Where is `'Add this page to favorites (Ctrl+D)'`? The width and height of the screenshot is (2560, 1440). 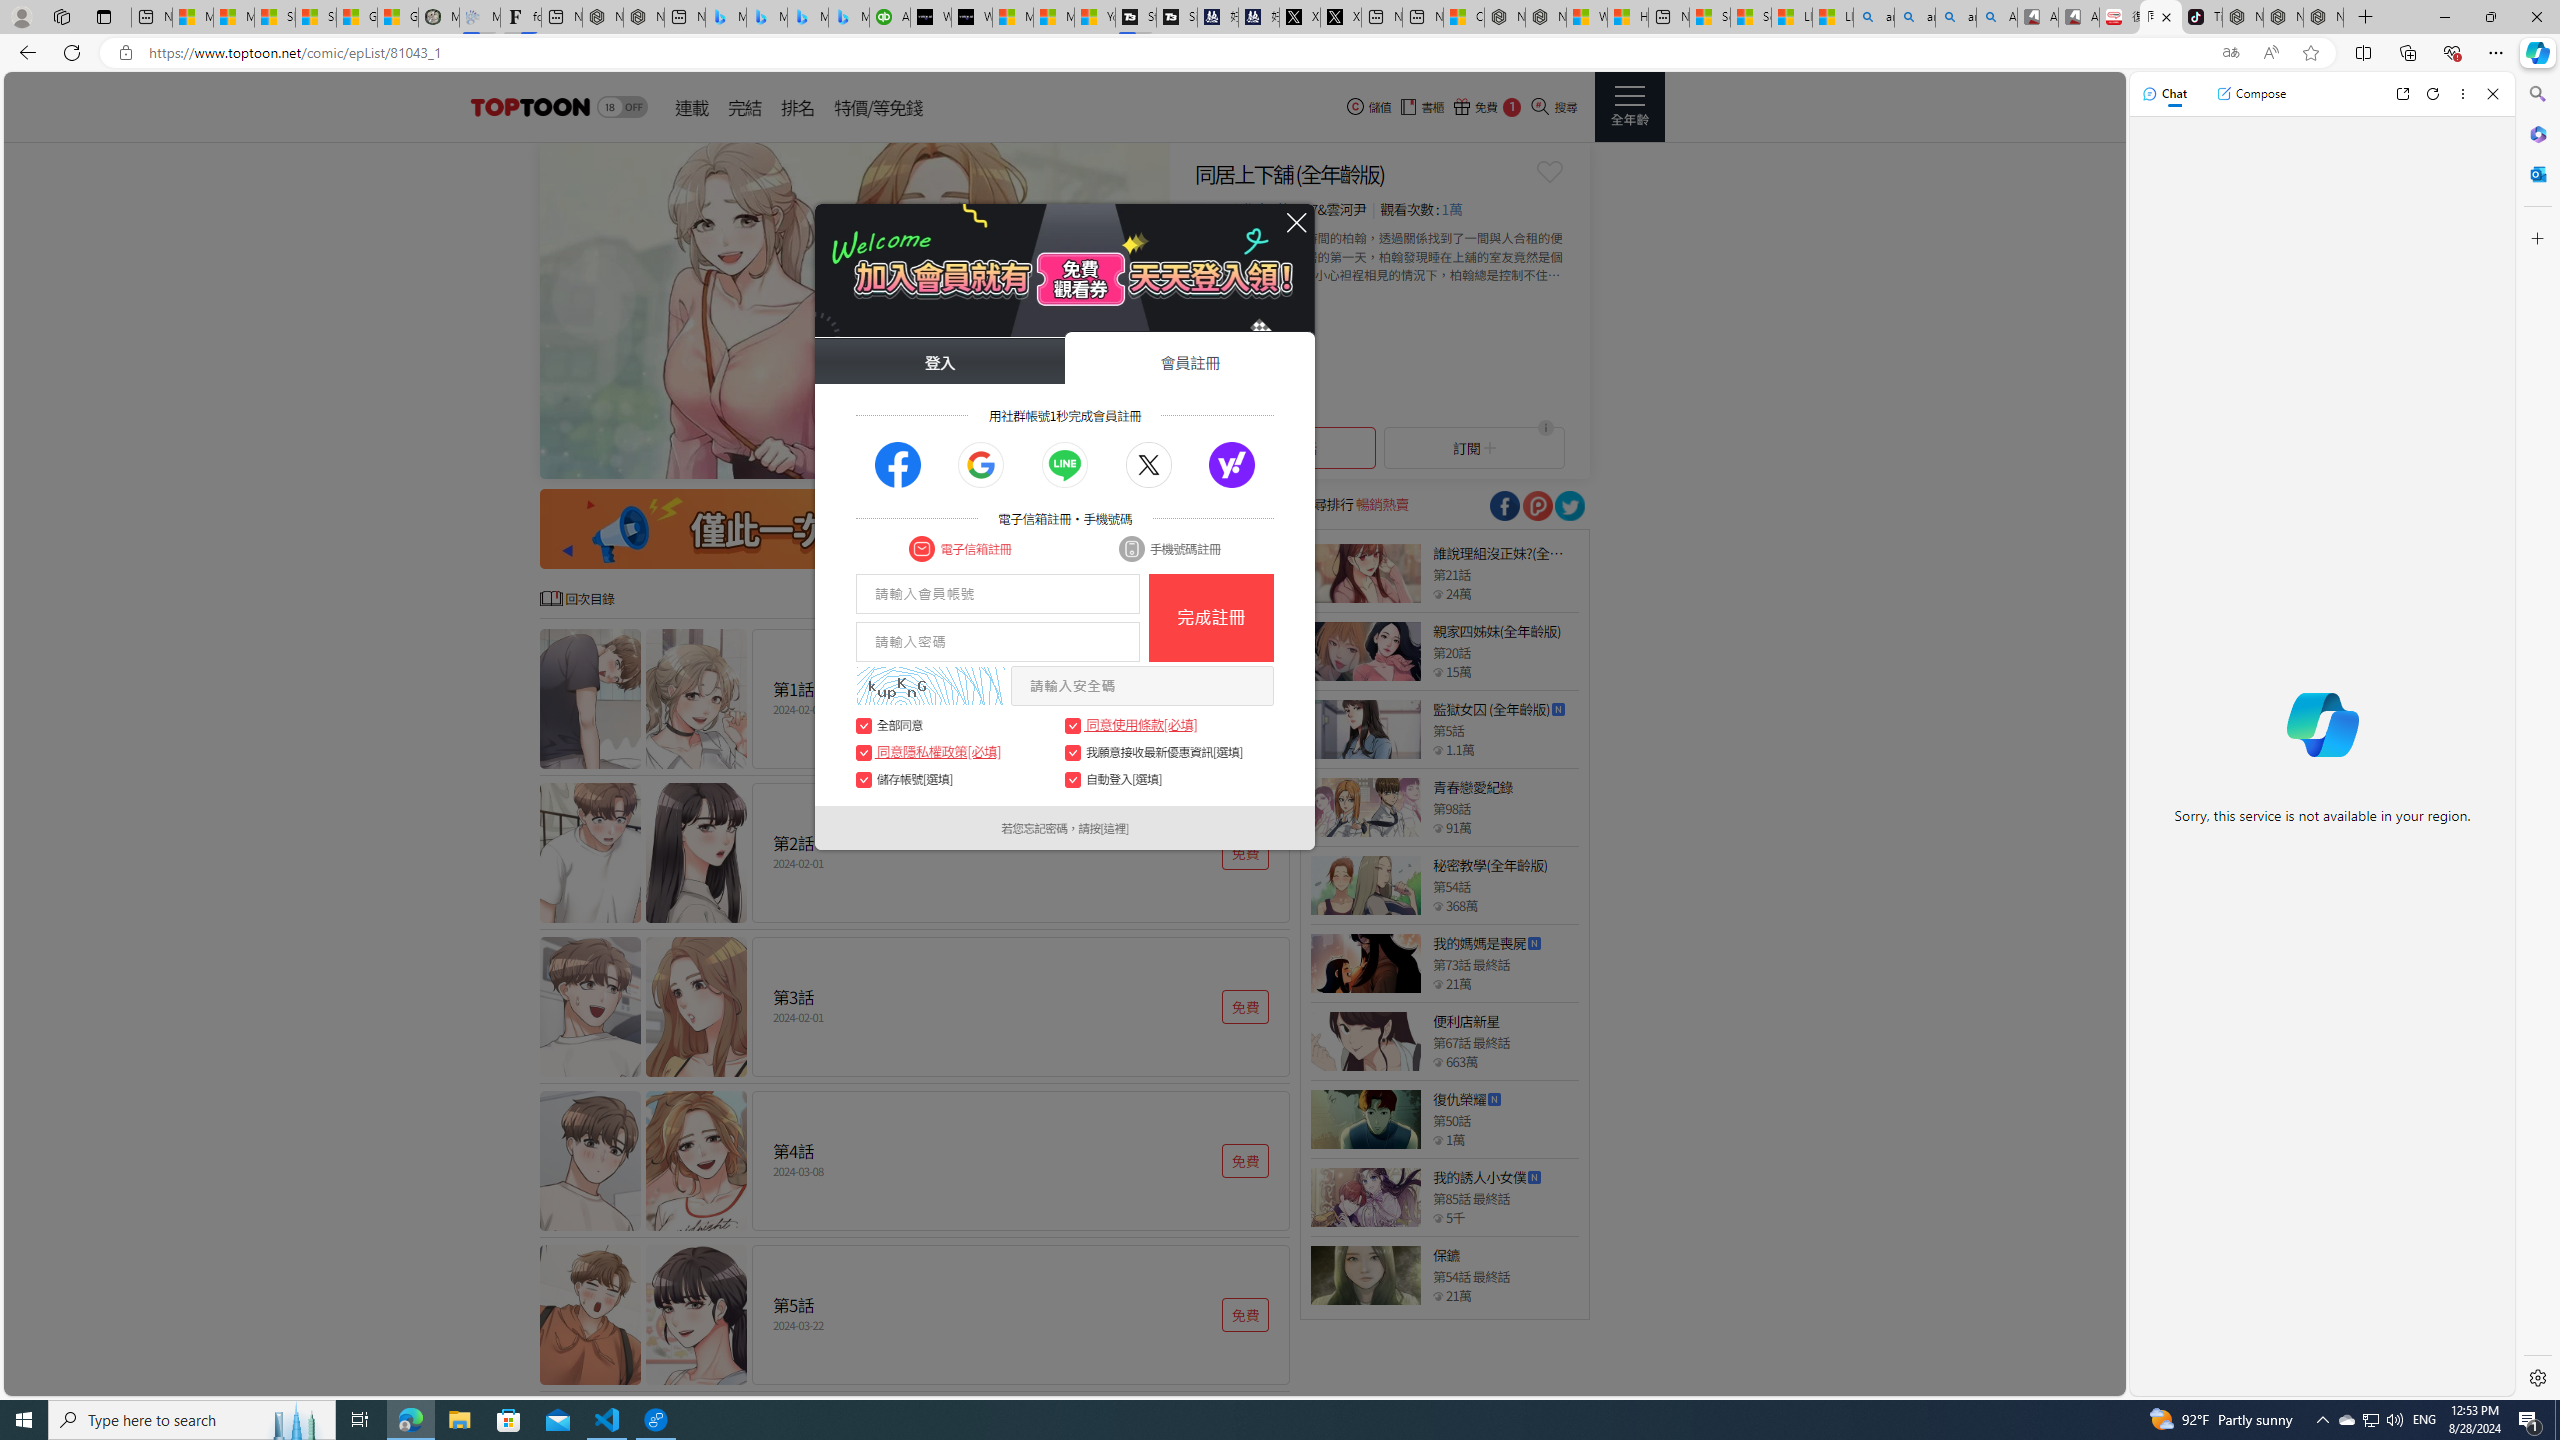 'Add this page to favorites (Ctrl+D)' is located at coordinates (2311, 53).